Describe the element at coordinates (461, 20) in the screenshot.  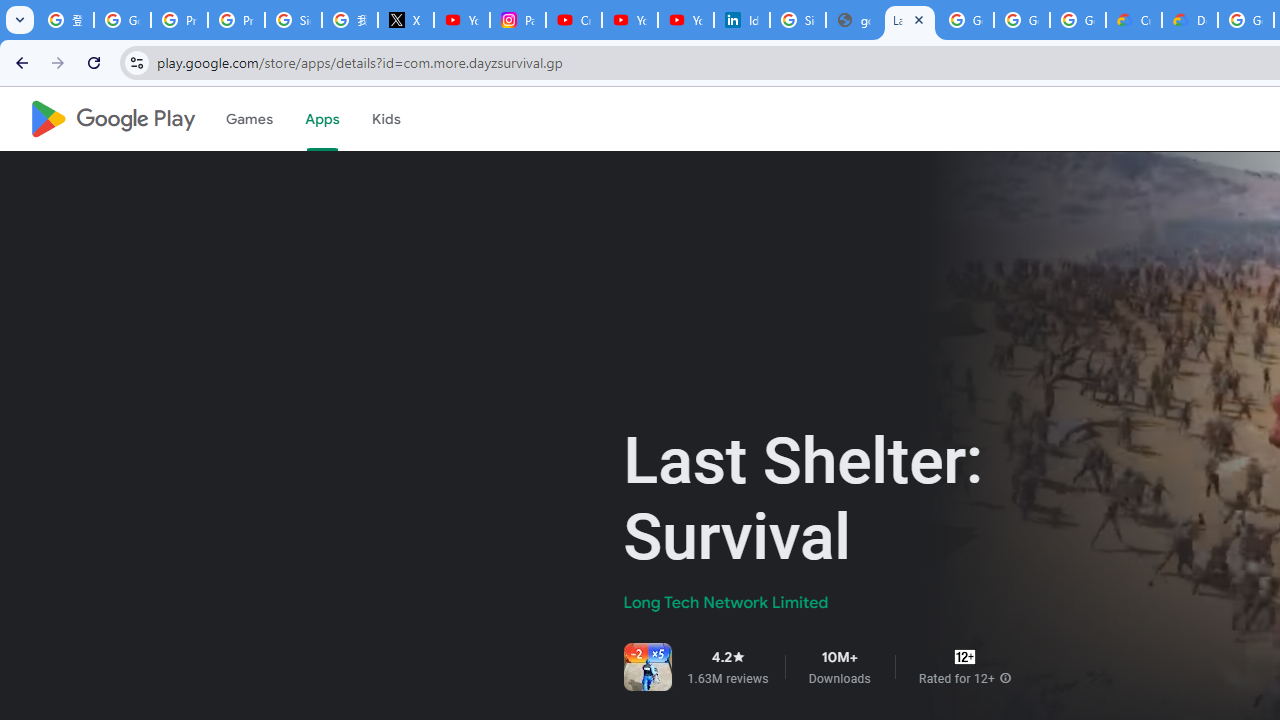
I see `'YouTube Content Monetization Policies - How YouTube Works'` at that location.